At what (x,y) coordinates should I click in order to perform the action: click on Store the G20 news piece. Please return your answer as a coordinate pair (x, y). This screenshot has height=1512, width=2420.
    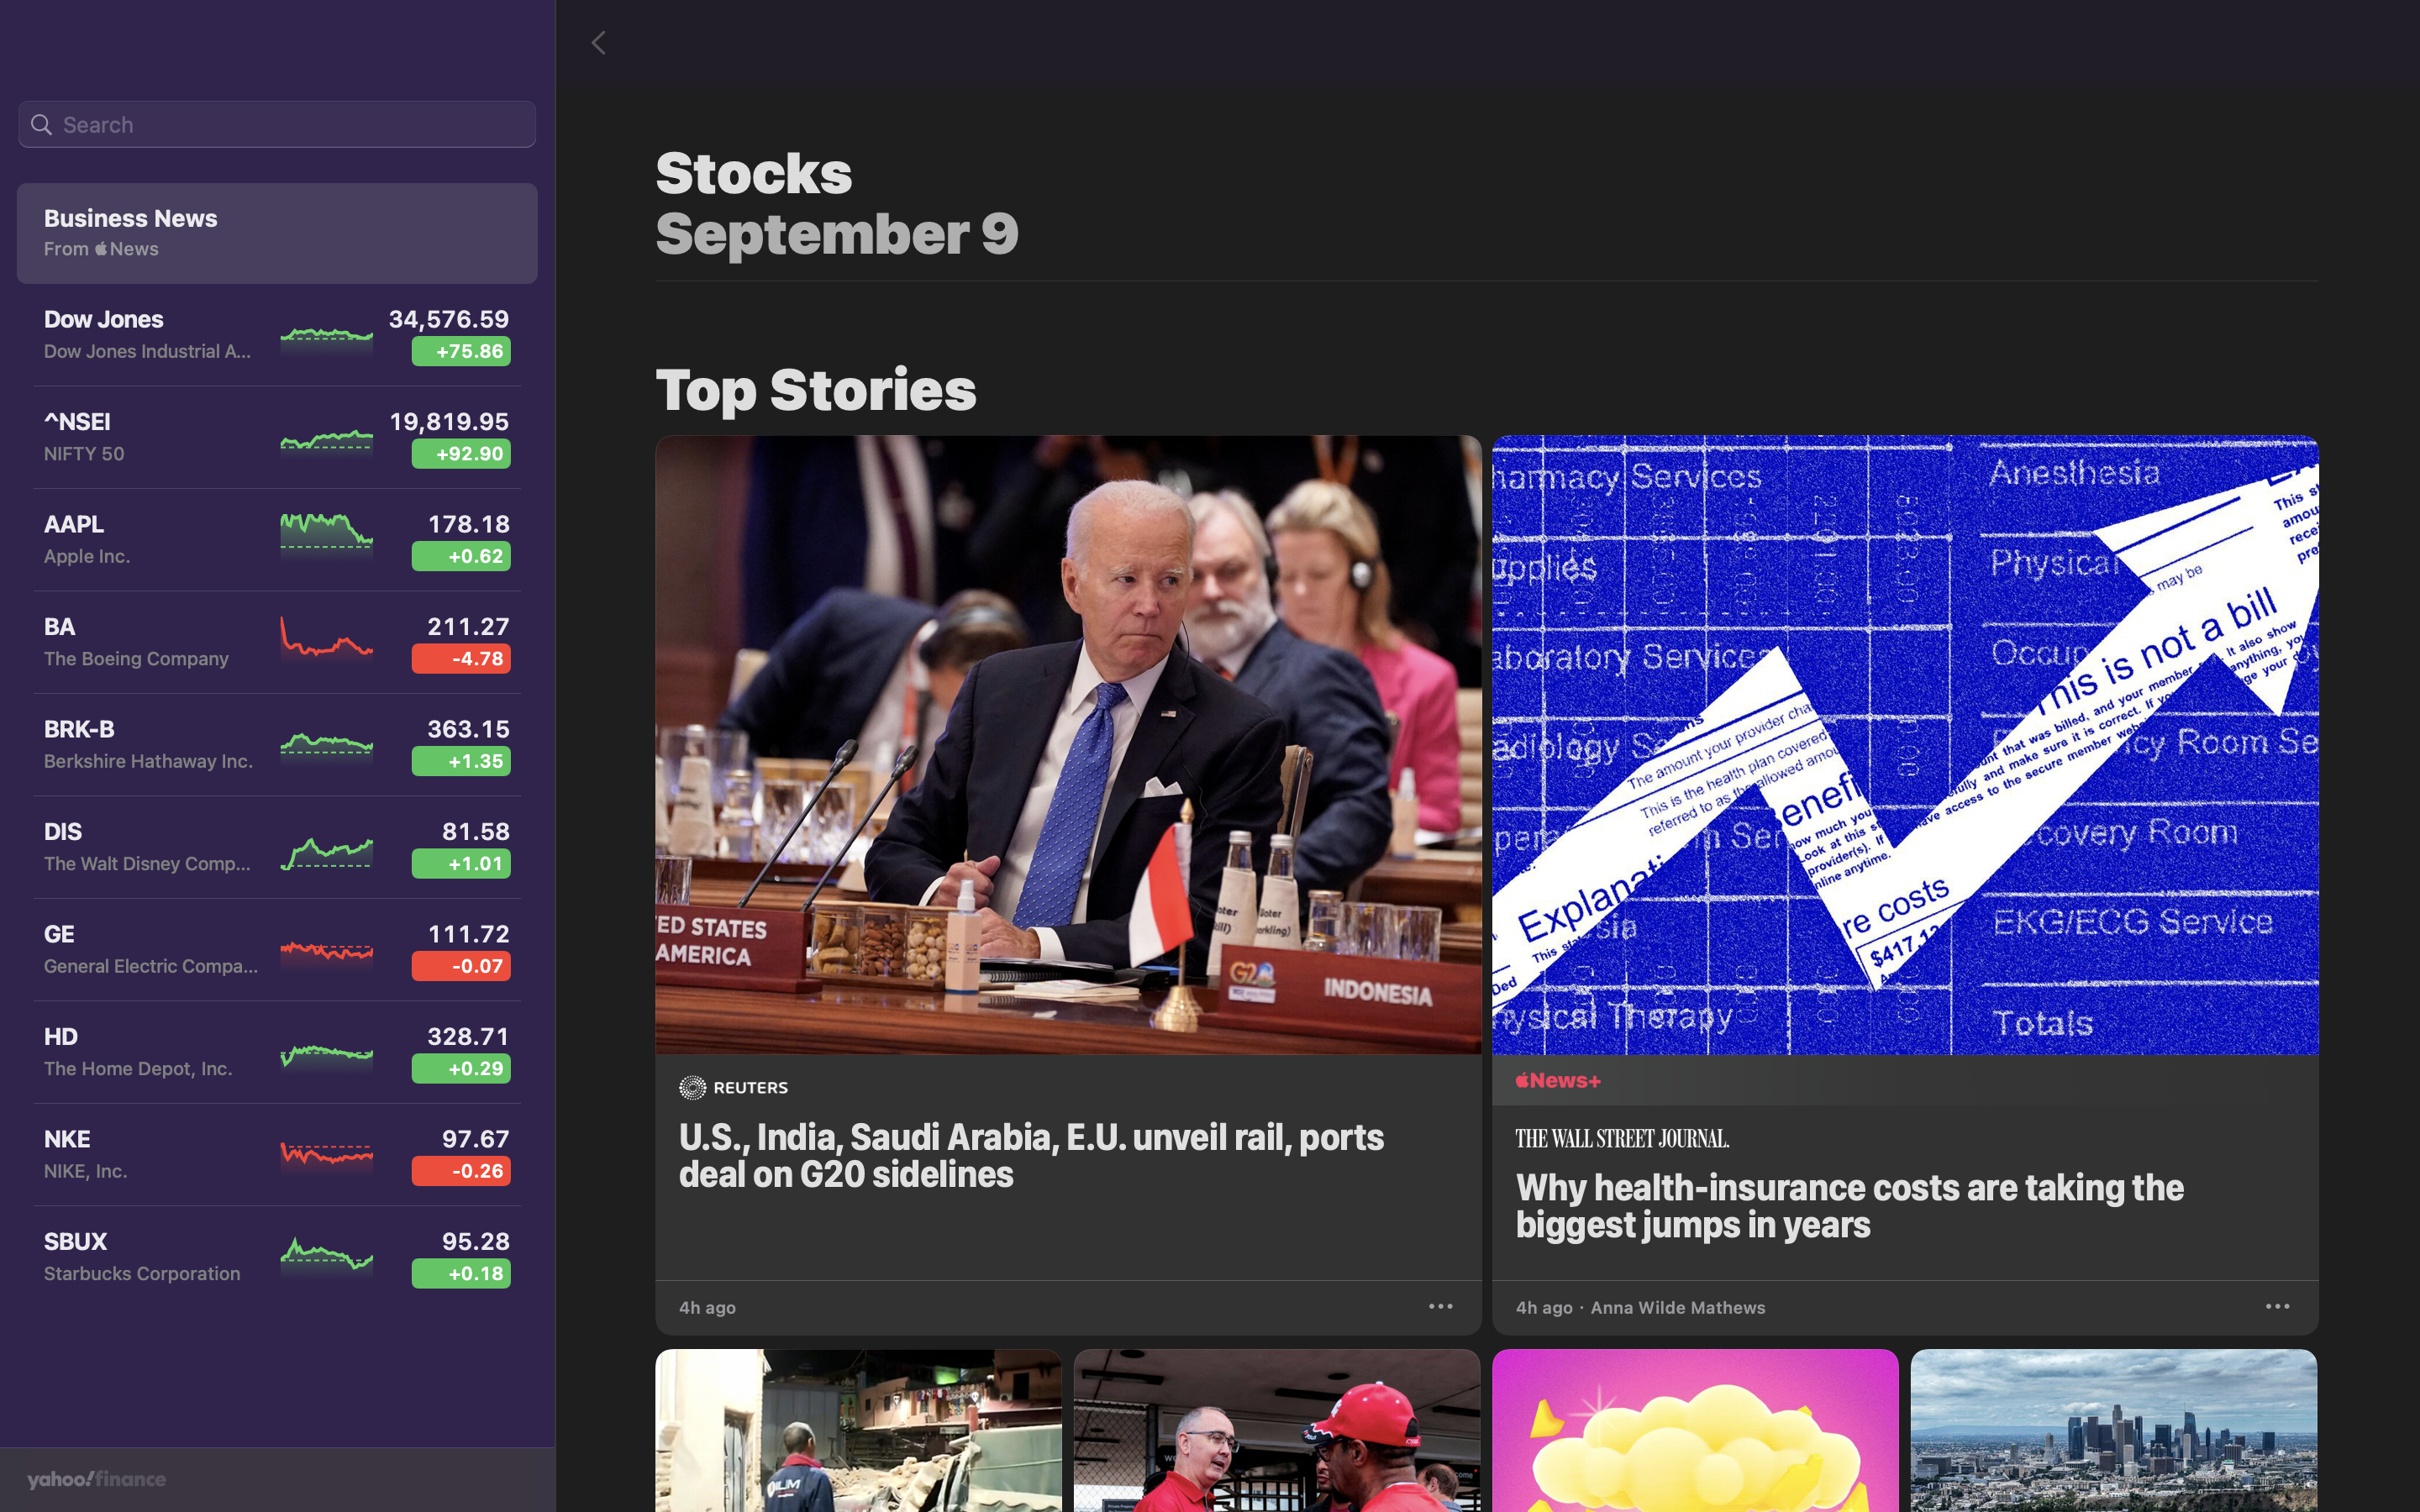
    Looking at the image, I should click on (1443, 1303).